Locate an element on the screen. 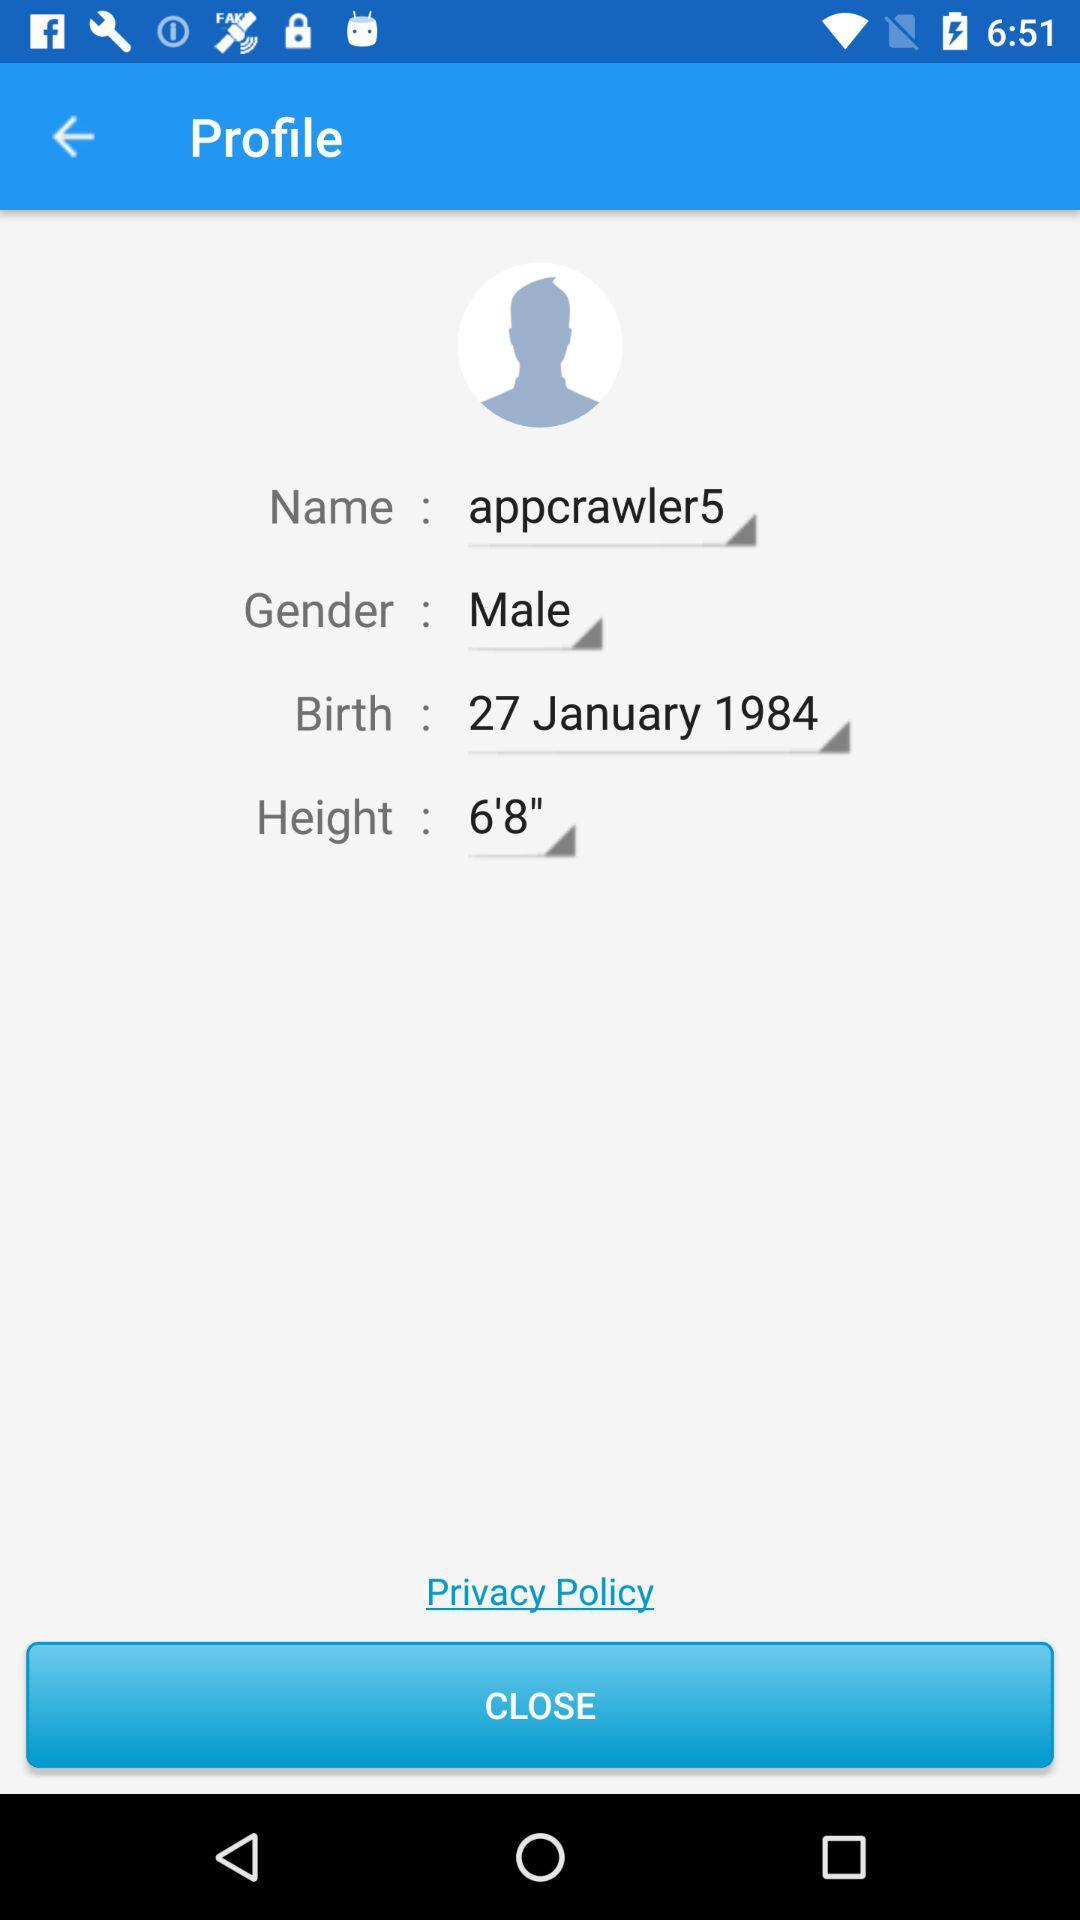  the icon to the right of : icon is located at coordinates (520, 816).